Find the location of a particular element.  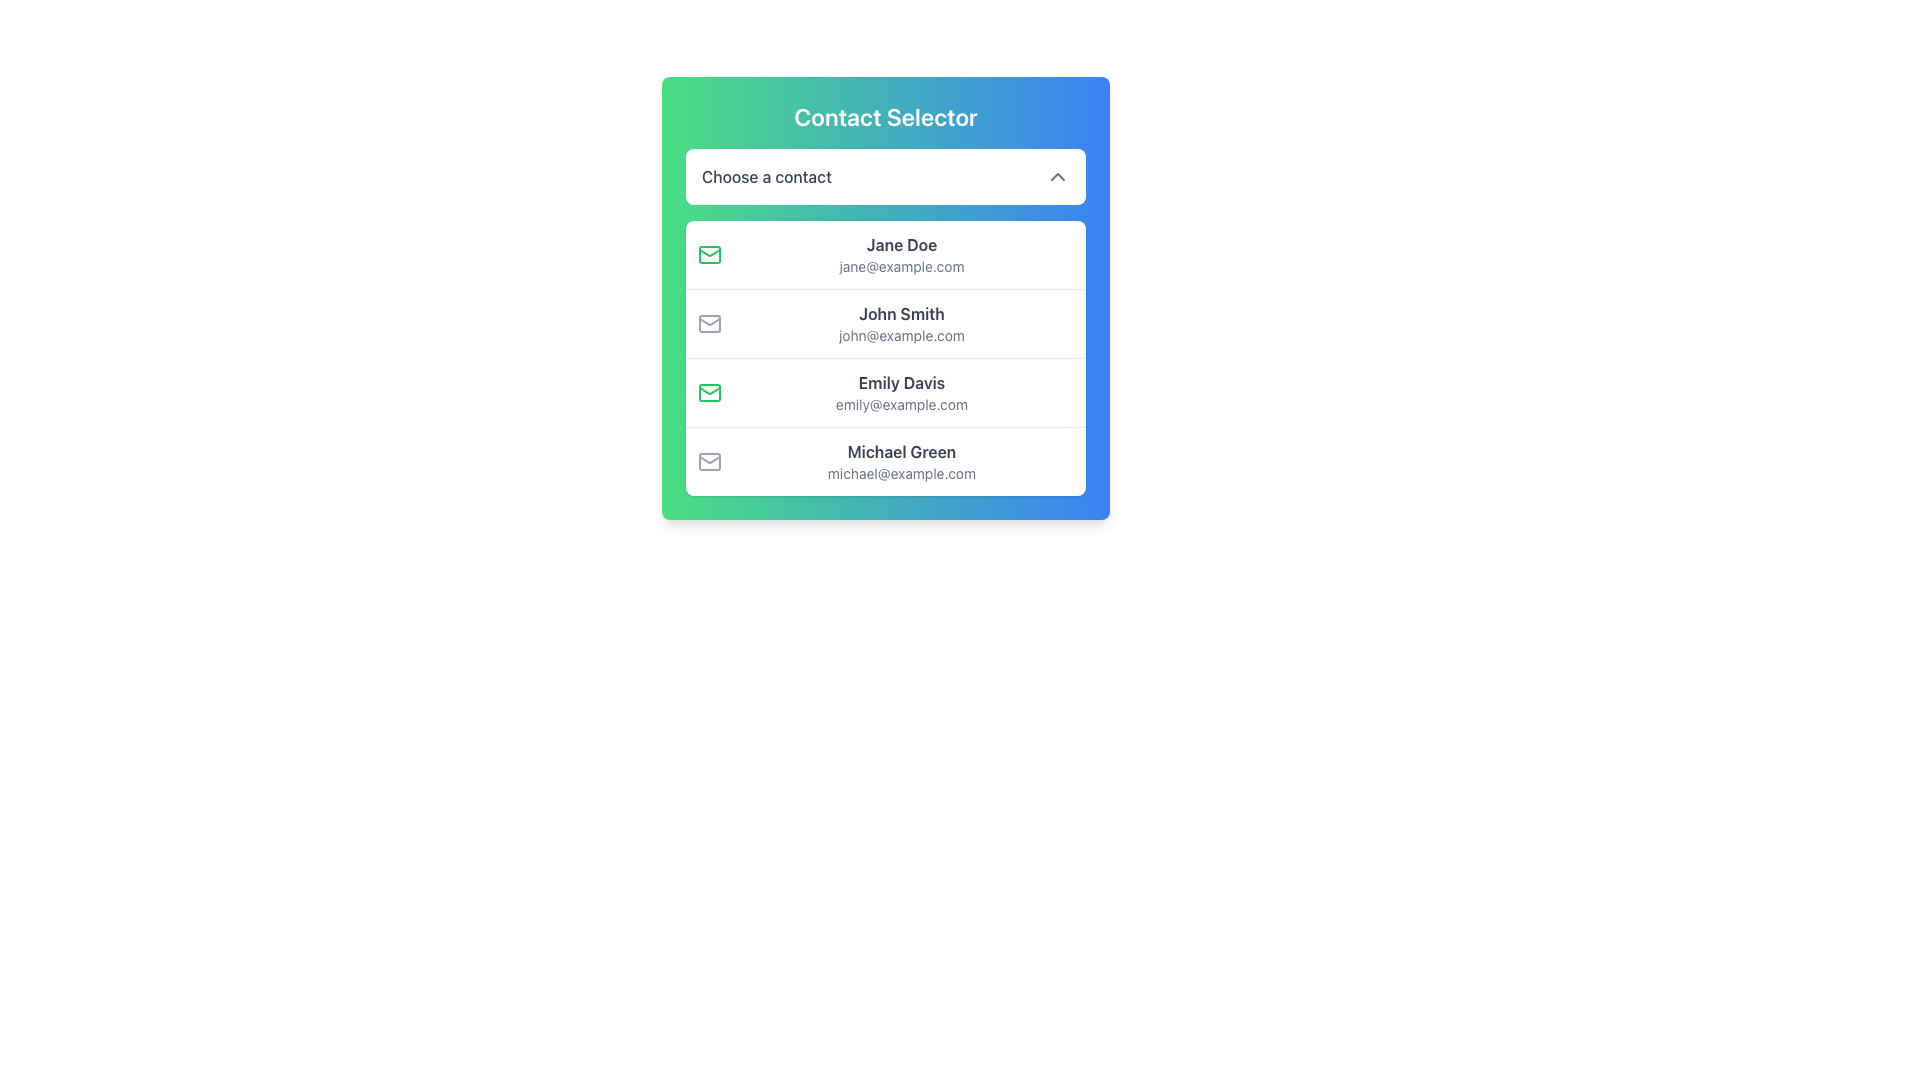

the Label displaying the contact name 'Jane Doe', which is the first entry in the listed contacts under the title dropdown 'Choose a contact' is located at coordinates (901, 244).